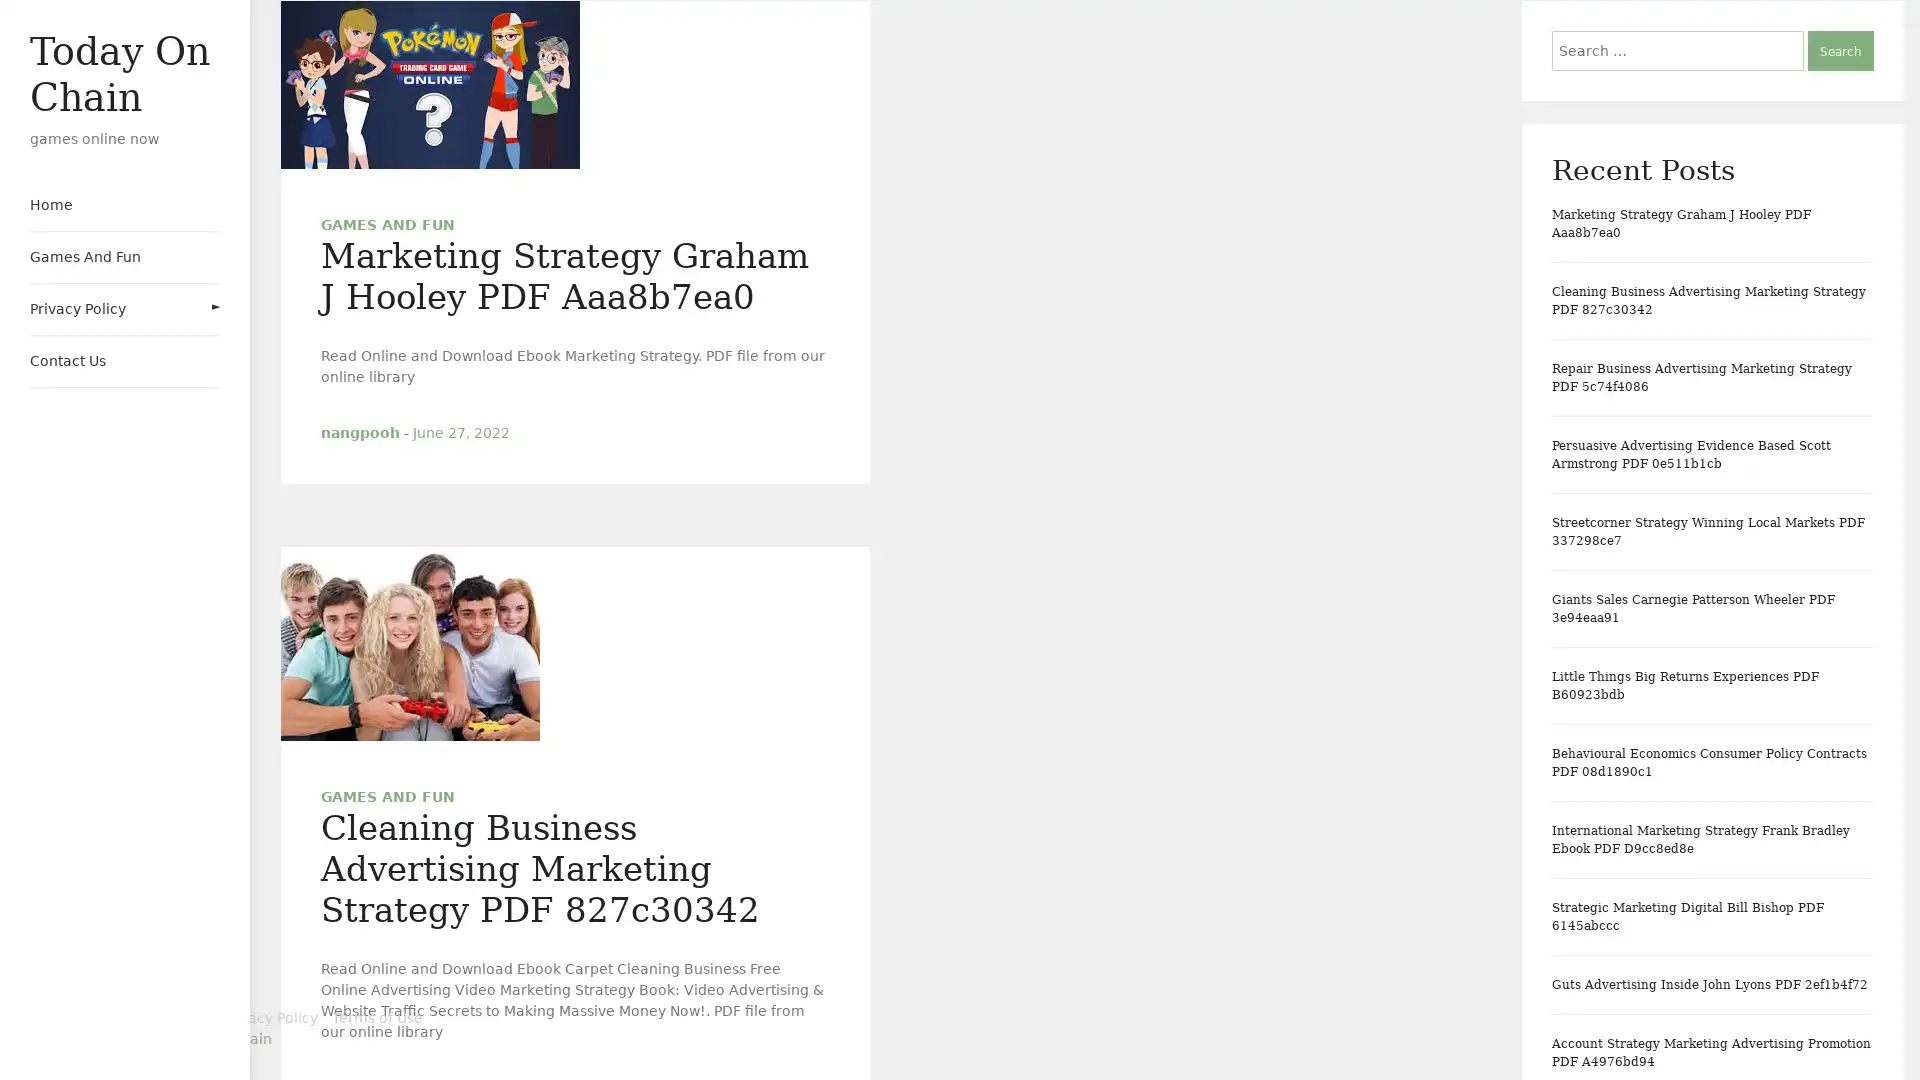 This screenshot has width=1920, height=1080. Describe the element at coordinates (1840, 49) in the screenshot. I see `Search` at that location.